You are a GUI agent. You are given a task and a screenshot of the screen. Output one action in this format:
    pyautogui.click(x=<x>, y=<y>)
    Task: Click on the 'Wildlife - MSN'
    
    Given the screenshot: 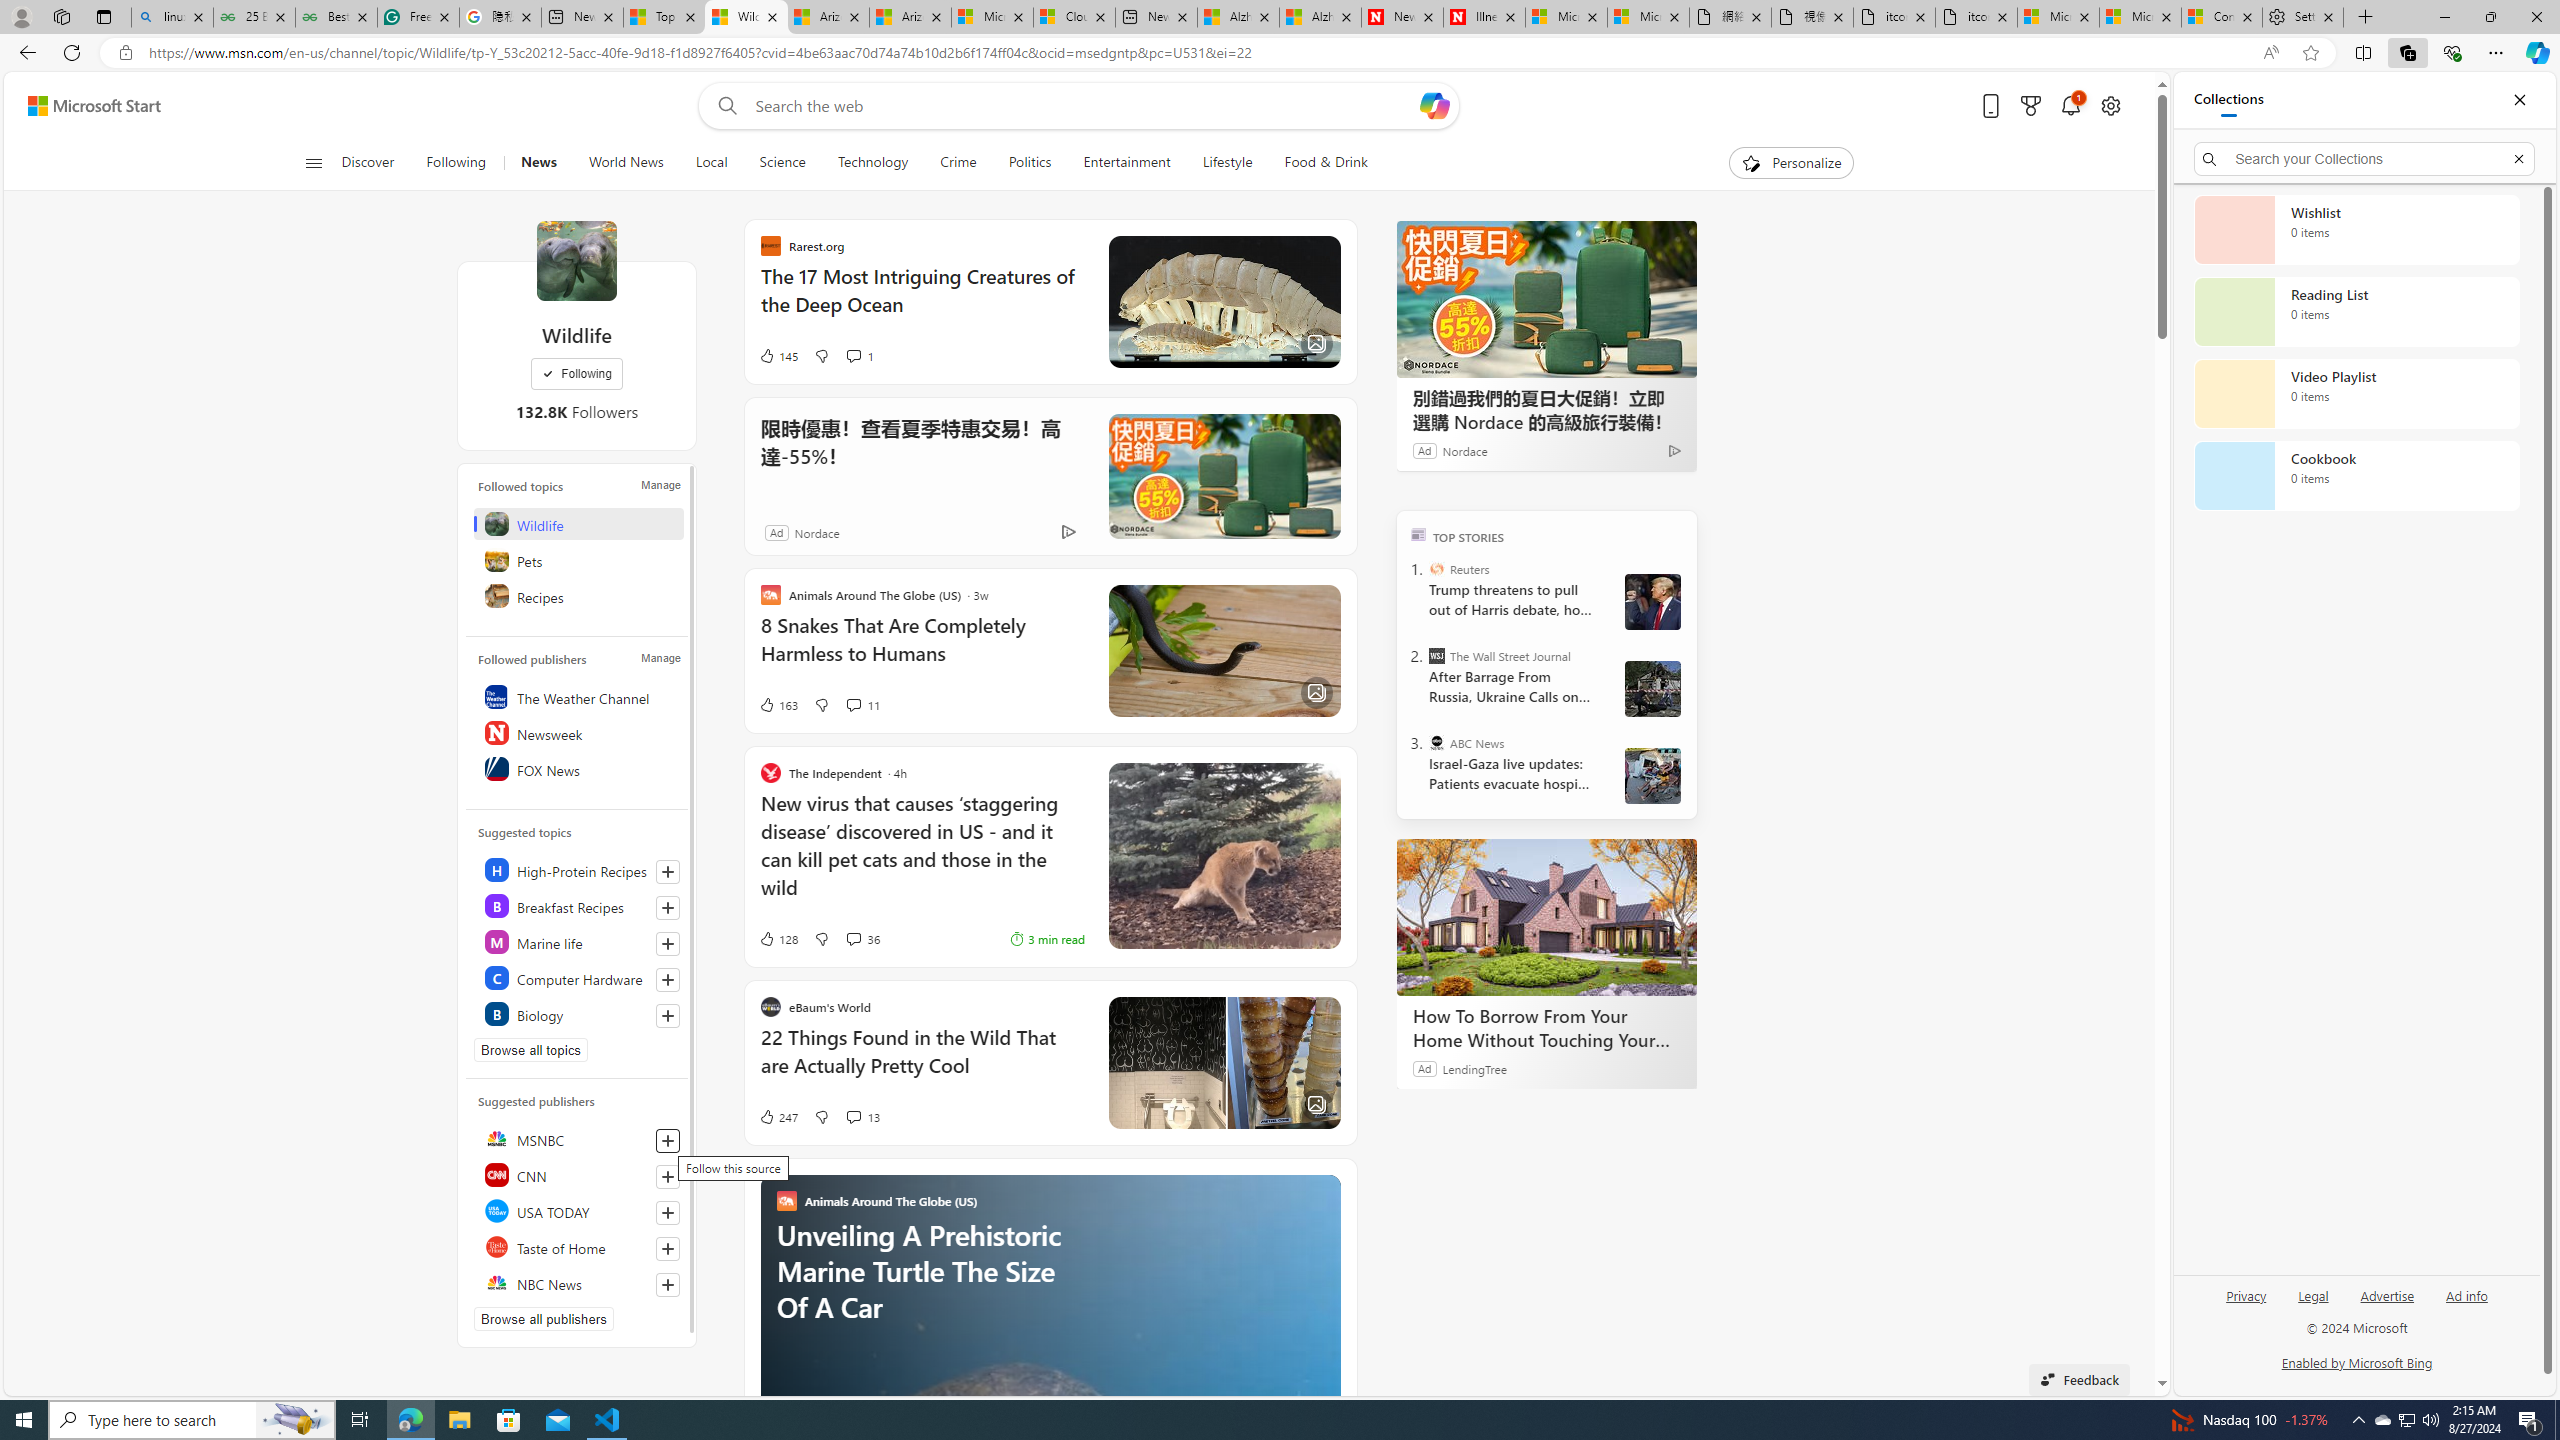 What is the action you would take?
    pyautogui.click(x=745, y=16)
    